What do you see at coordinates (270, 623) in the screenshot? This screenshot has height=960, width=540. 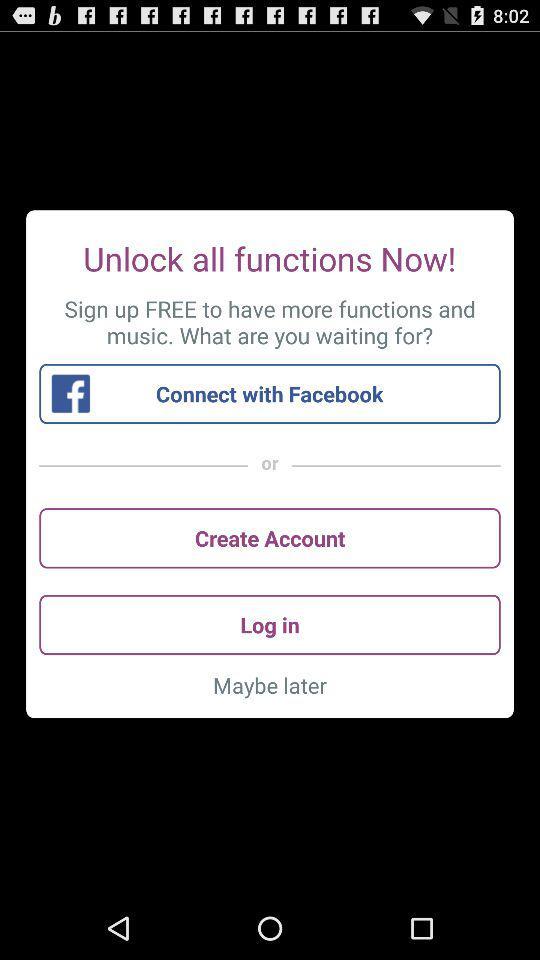 I see `the log in icon` at bounding box center [270, 623].